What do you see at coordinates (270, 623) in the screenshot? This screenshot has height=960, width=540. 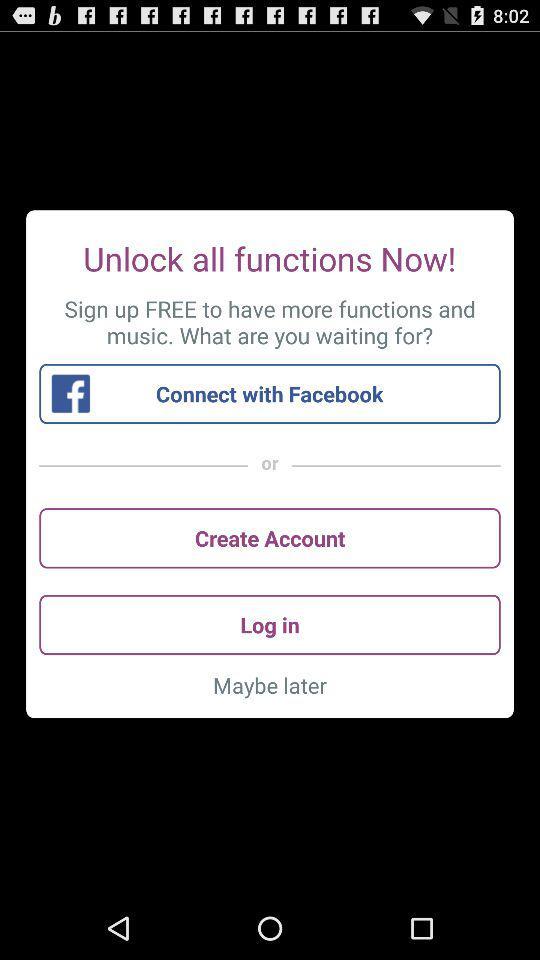 I see `the log in icon` at bounding box center [270, 623].